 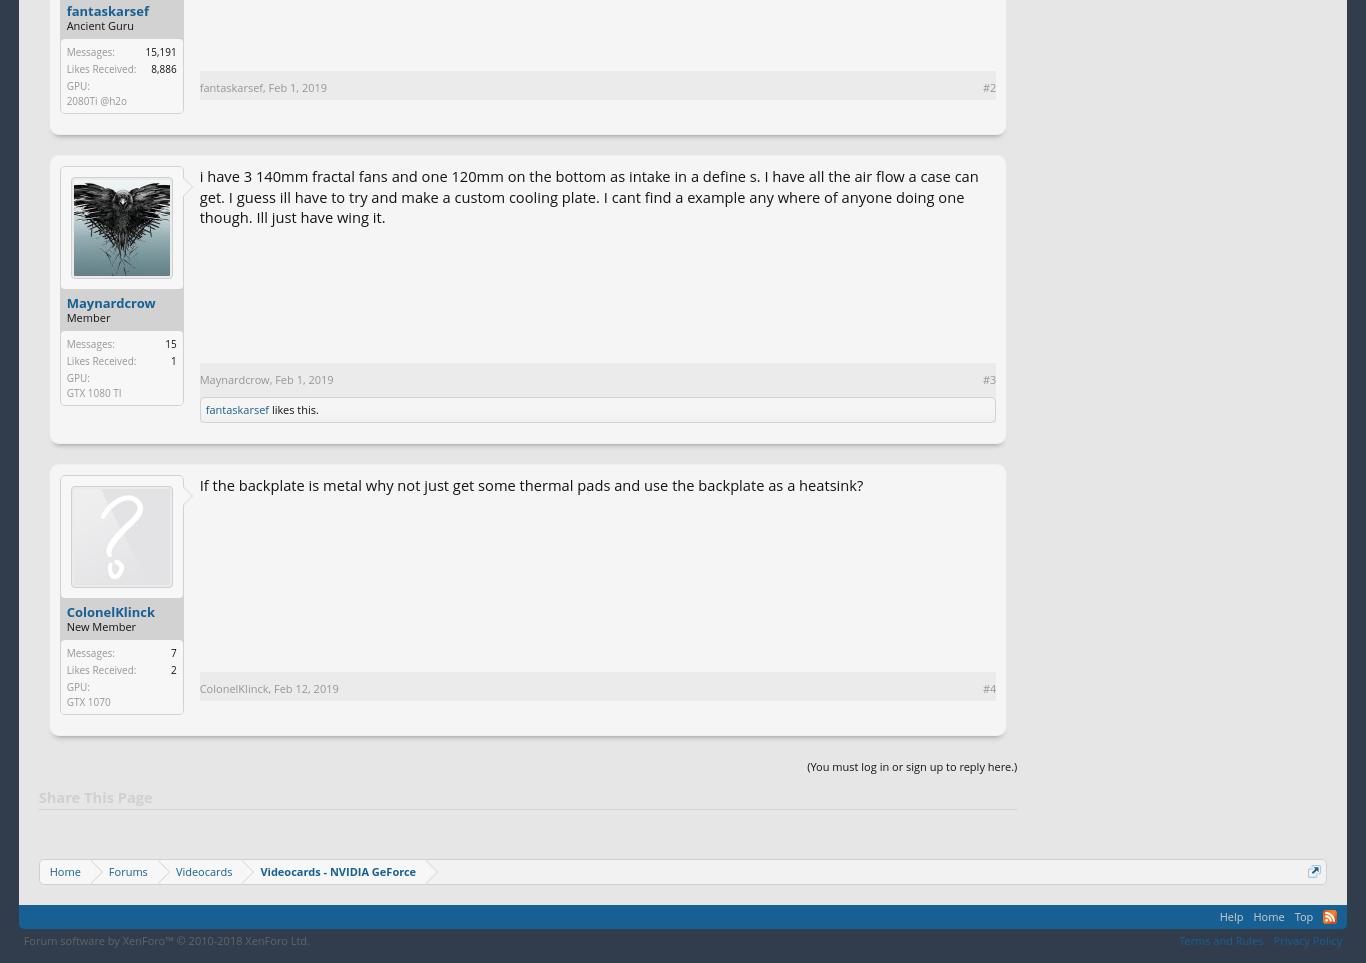 What do you see at coordinates (305, 688) in the screenshot?
I see `'Feb 12, 2019'` at bounding box center [305, 688].